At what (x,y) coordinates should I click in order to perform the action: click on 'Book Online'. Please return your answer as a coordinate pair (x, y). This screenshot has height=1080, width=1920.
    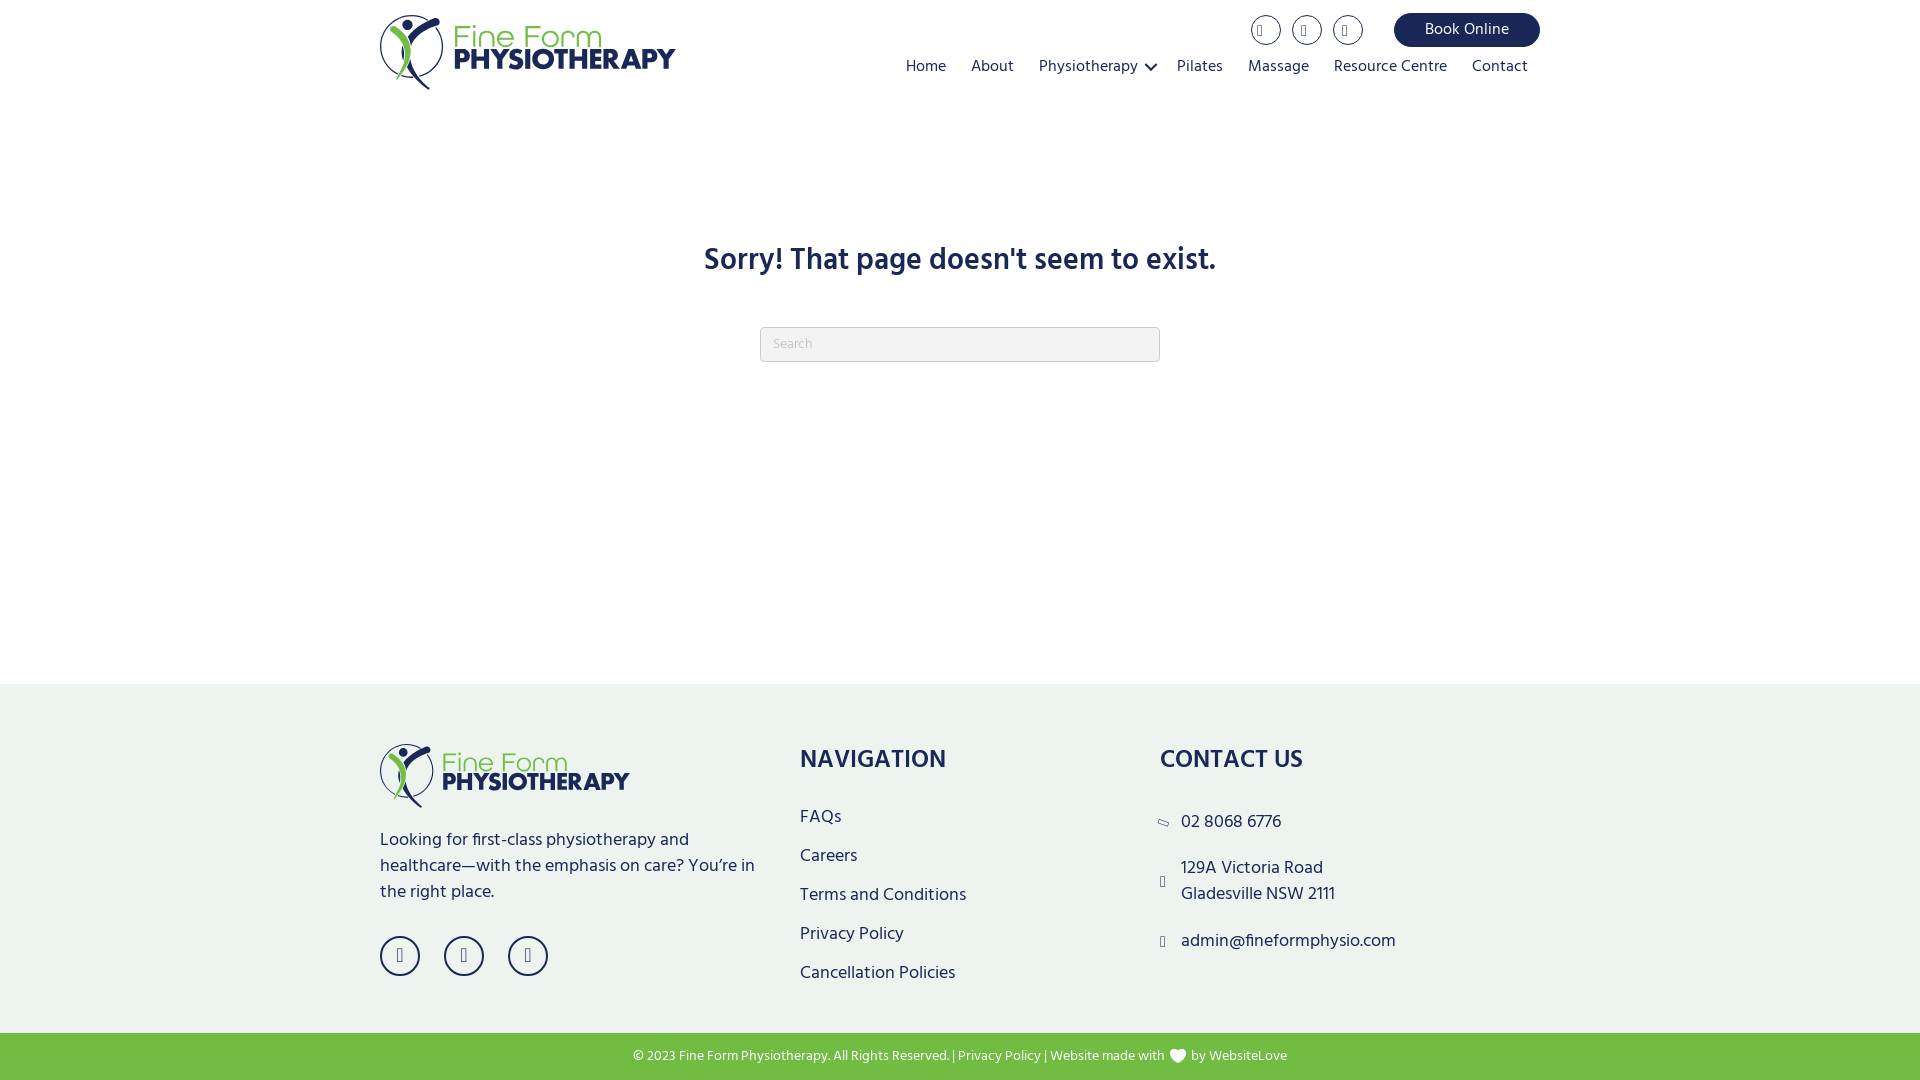
    Looking at the image, I should click on (1467, 30).